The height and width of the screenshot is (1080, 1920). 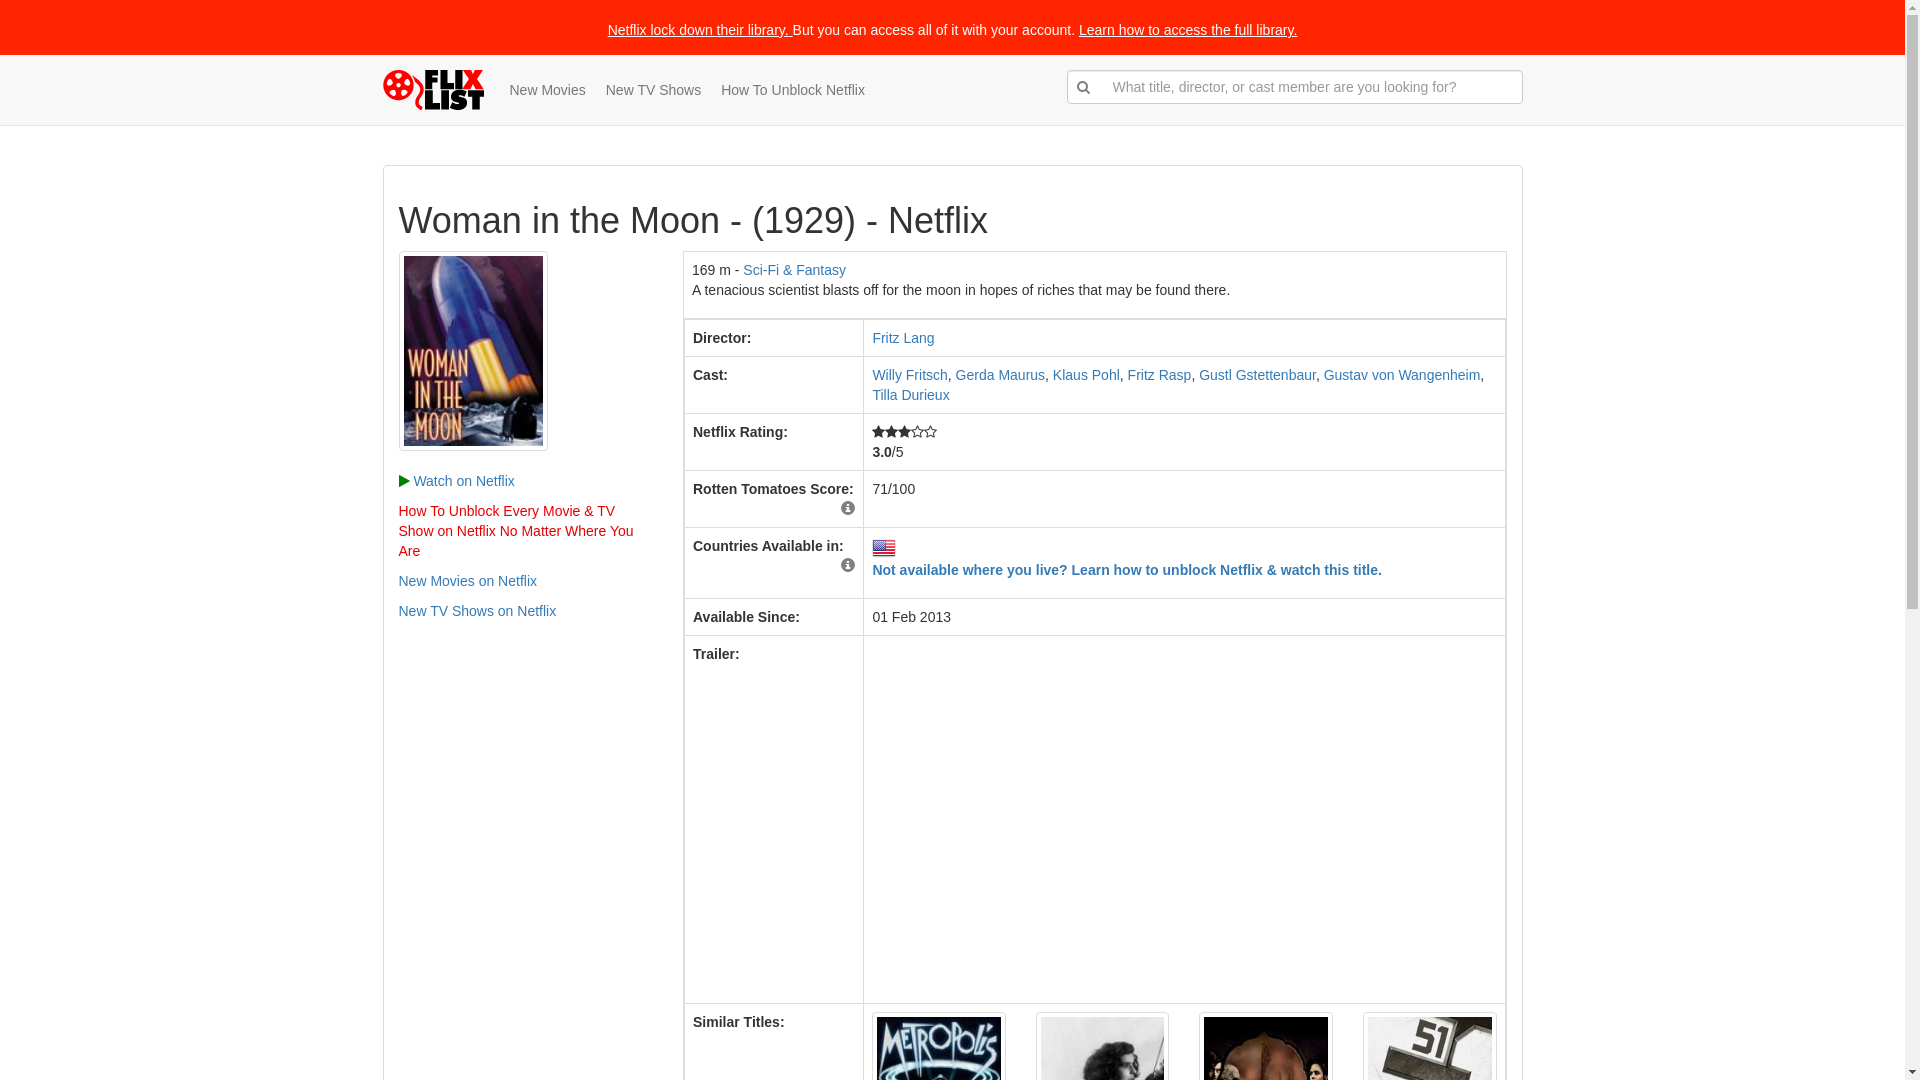 I want to click on 'Tilla Durieux', so click(x=872, y=394).